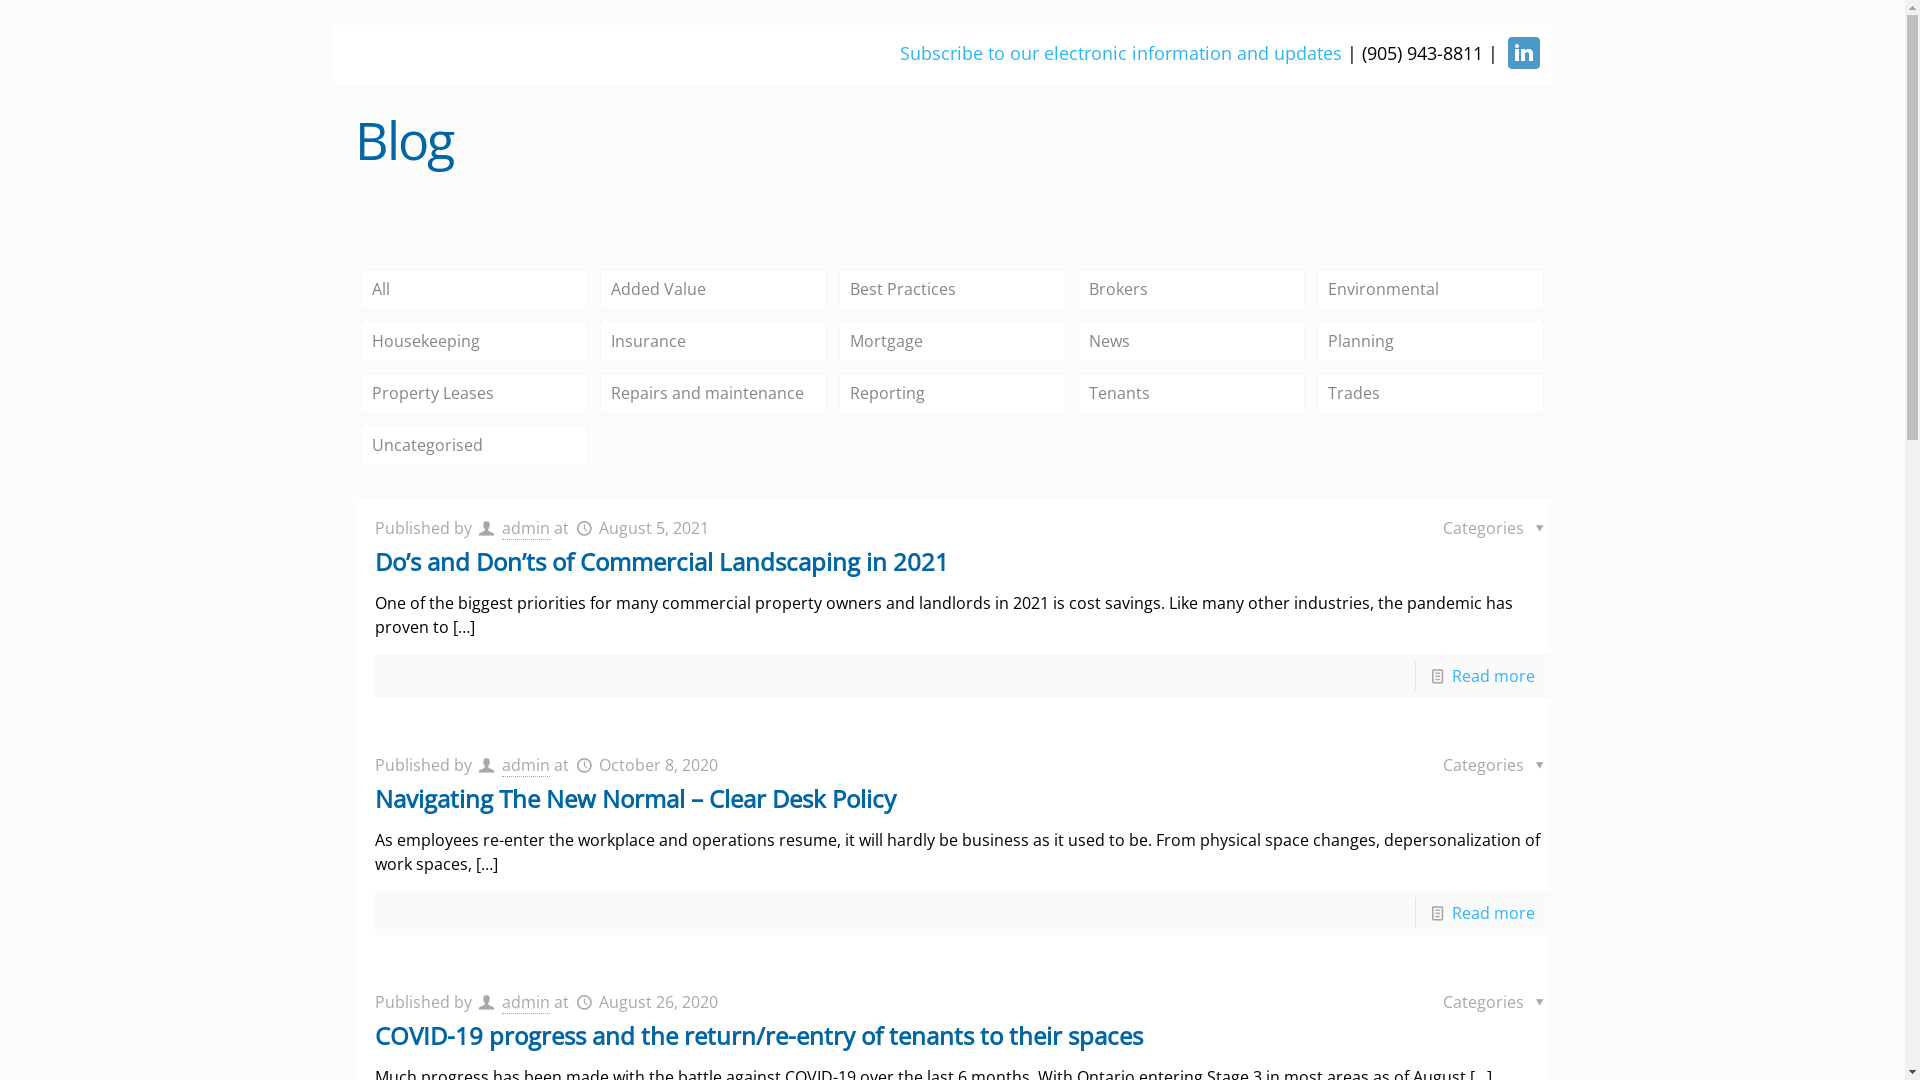 The height and width of the screenshot is (1080, 1920). What do you see at coordinates (1191, 339) in the screenshot?
I see `'News'` at bounding box center [1191, 339].